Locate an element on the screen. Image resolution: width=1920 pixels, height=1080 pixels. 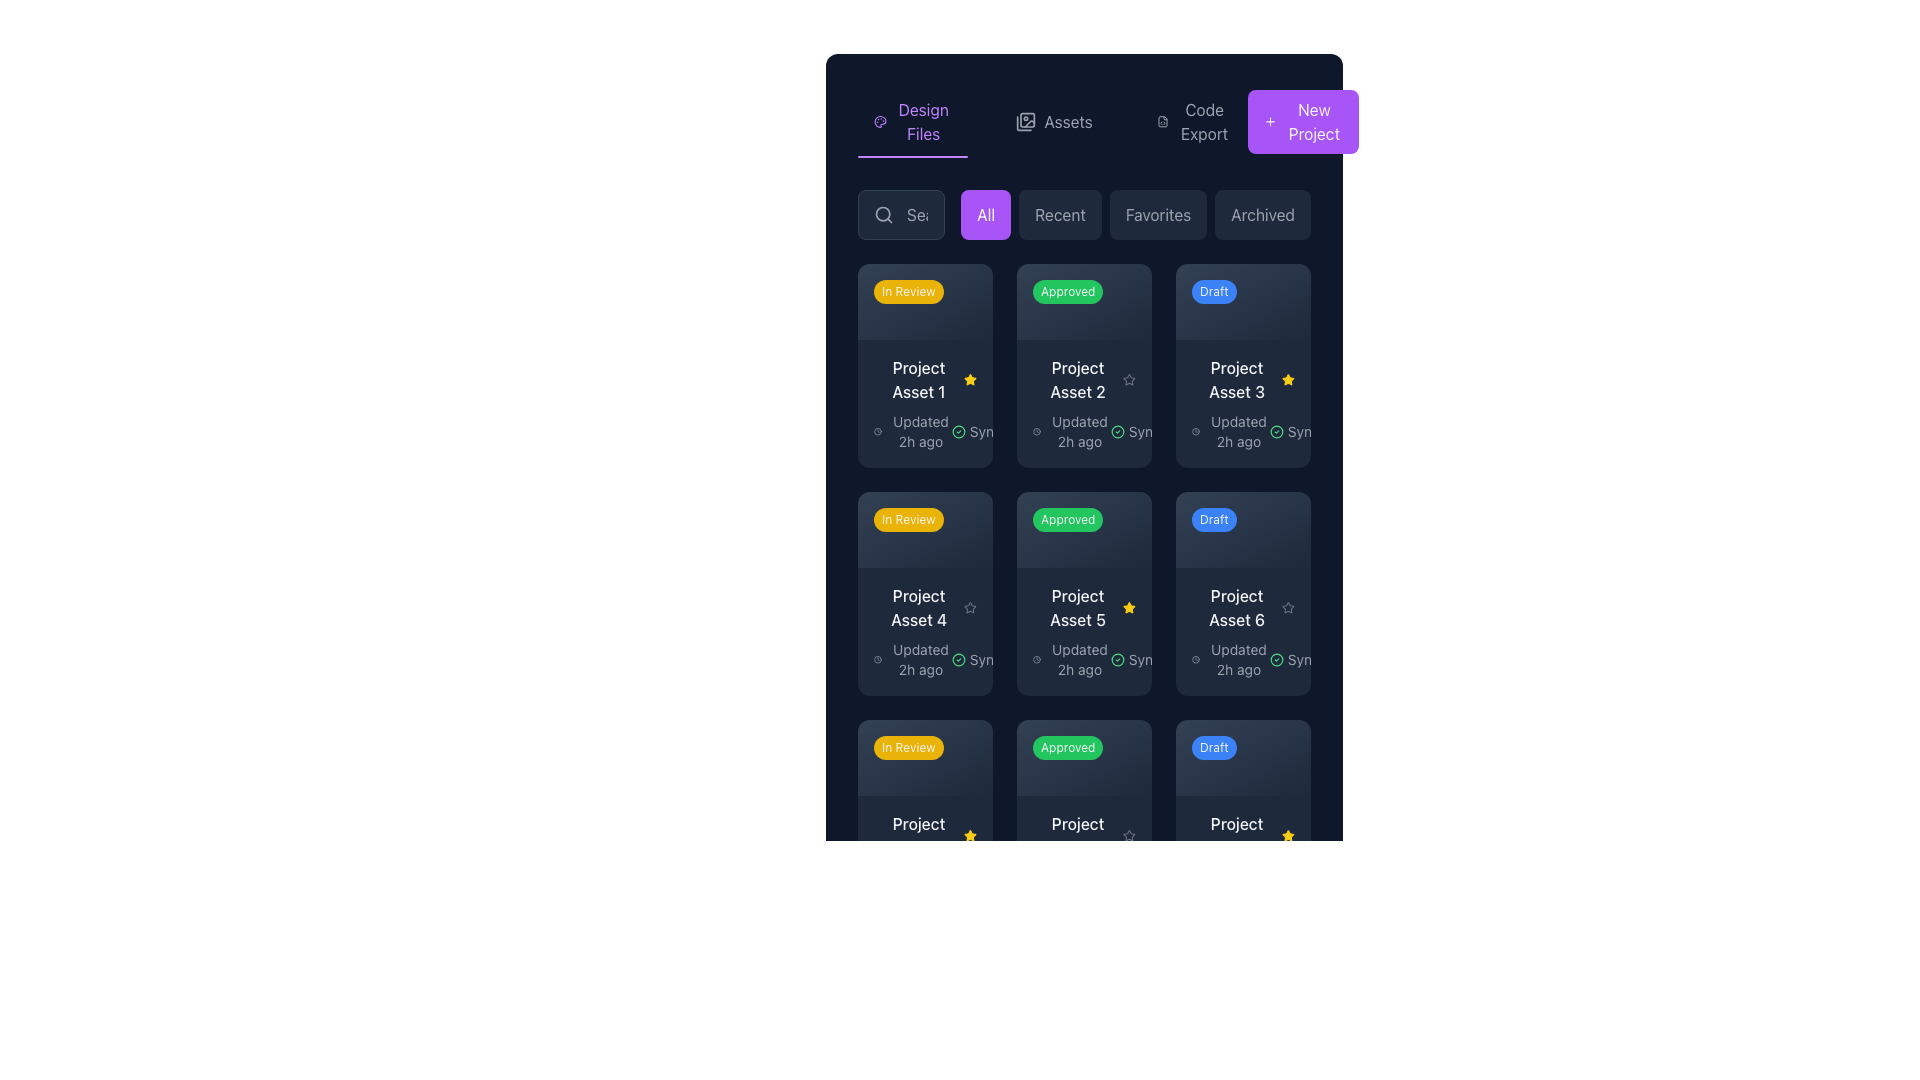
the small file icon with a code-related symbol located in the 'Code Export' menu, positioned between the 'Assets' and 'New Project' items is located at coordinates (1162, 122).